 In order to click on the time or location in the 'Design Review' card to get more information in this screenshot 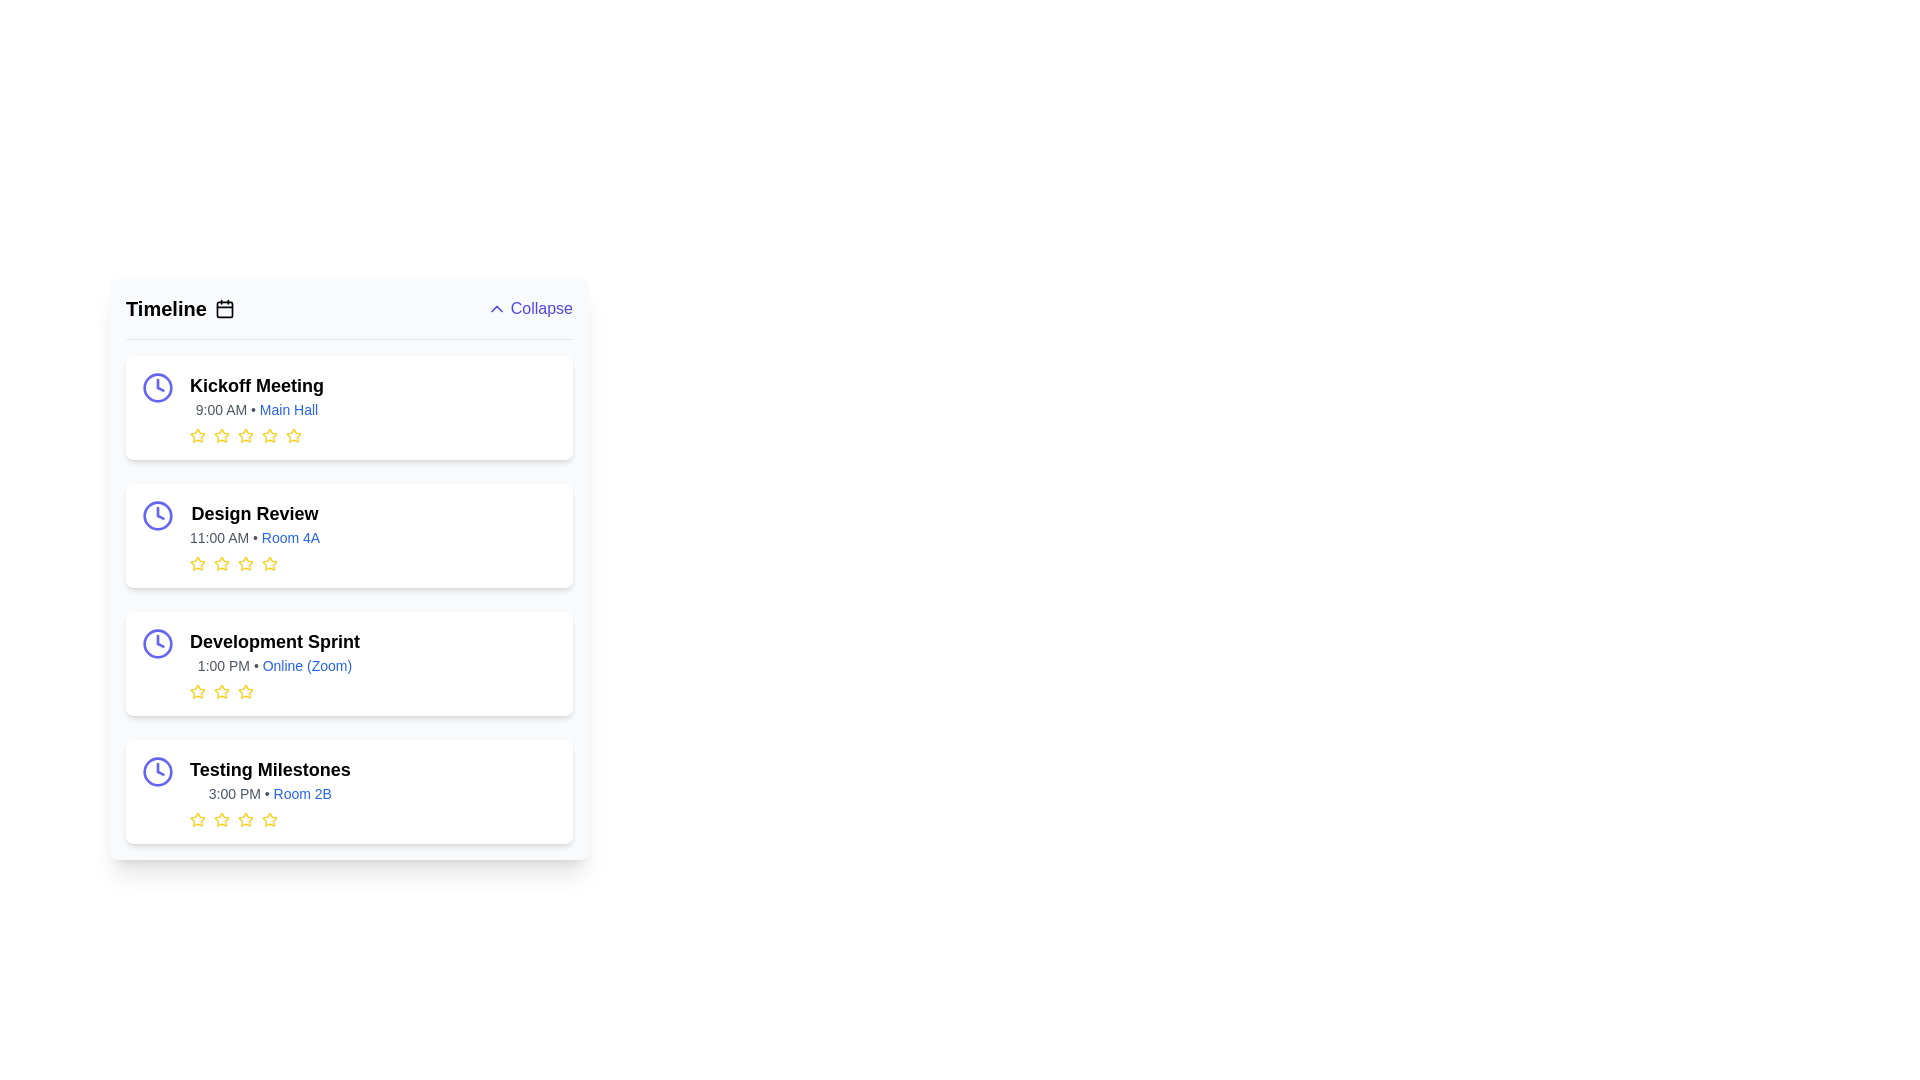, I will do `click(349, 535)`.